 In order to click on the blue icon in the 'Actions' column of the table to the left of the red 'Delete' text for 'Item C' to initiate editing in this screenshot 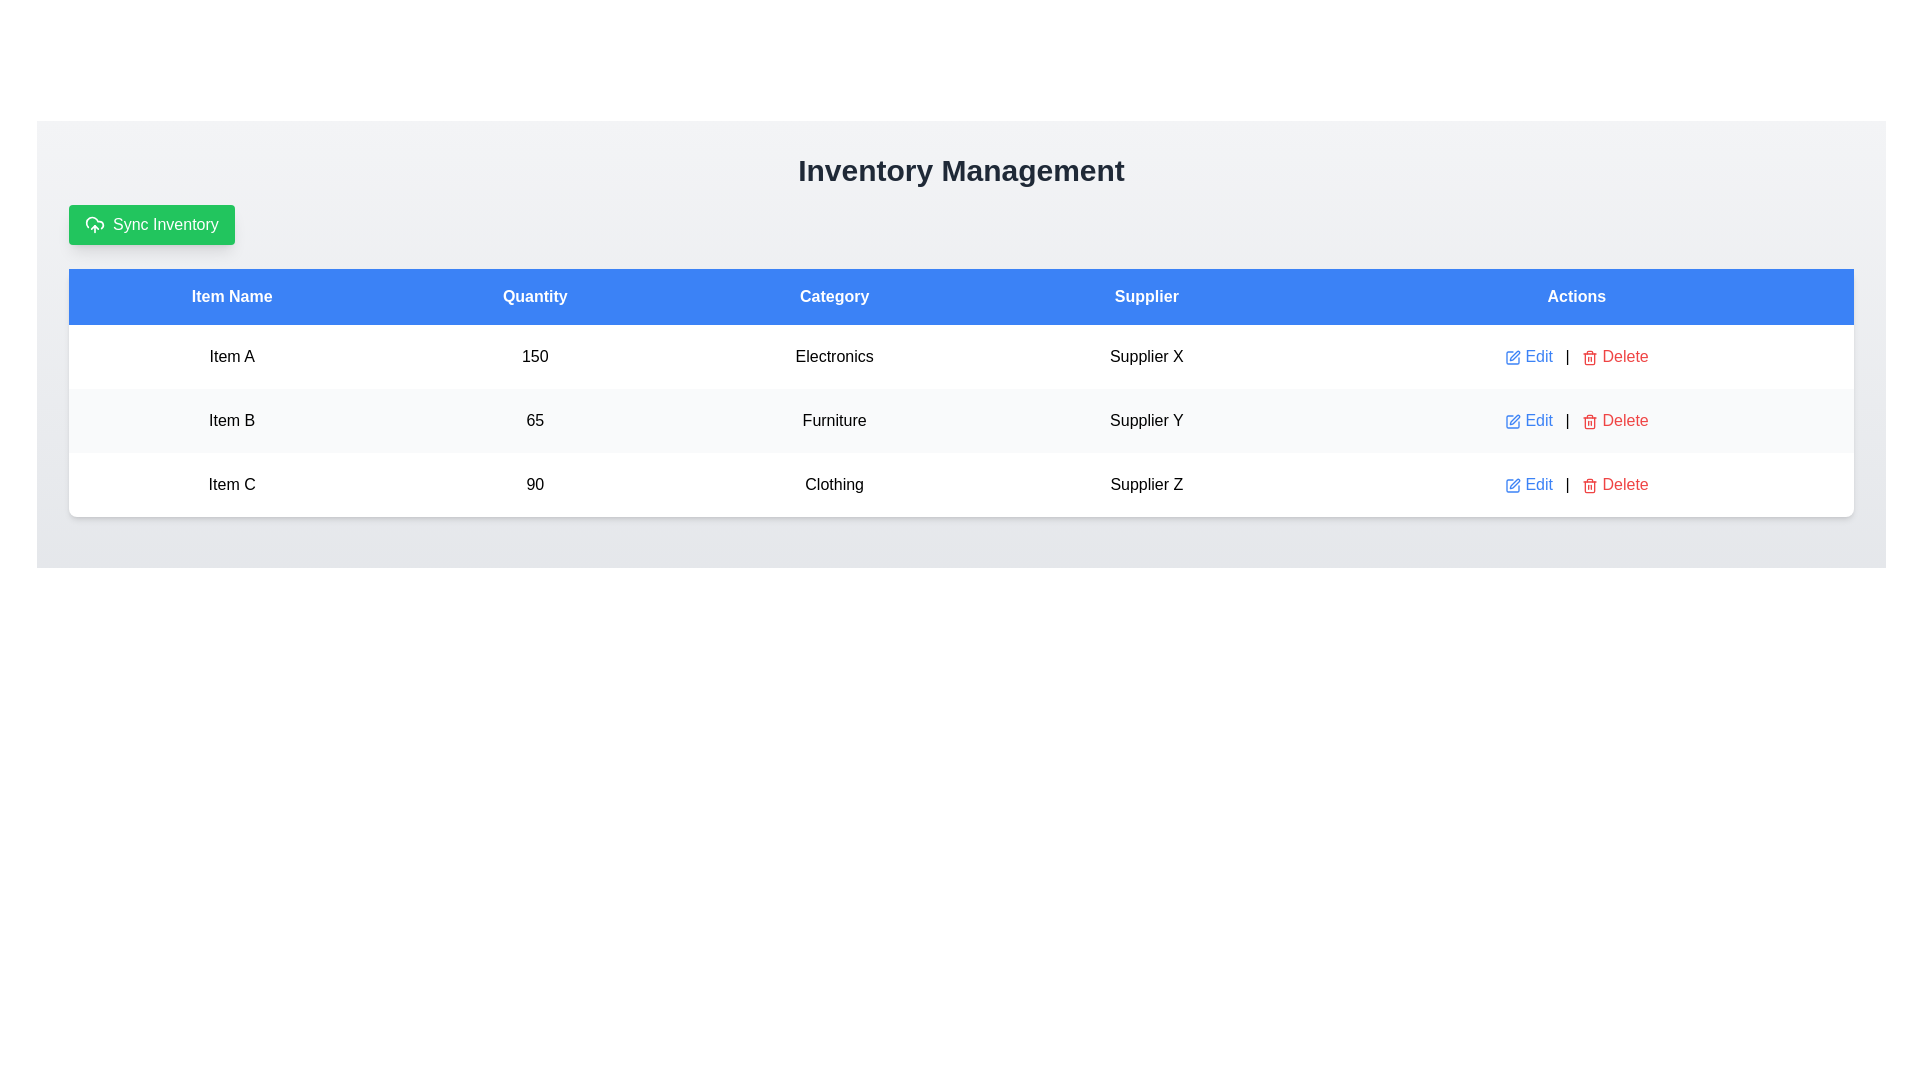, I will do `click(1512, 485)`.